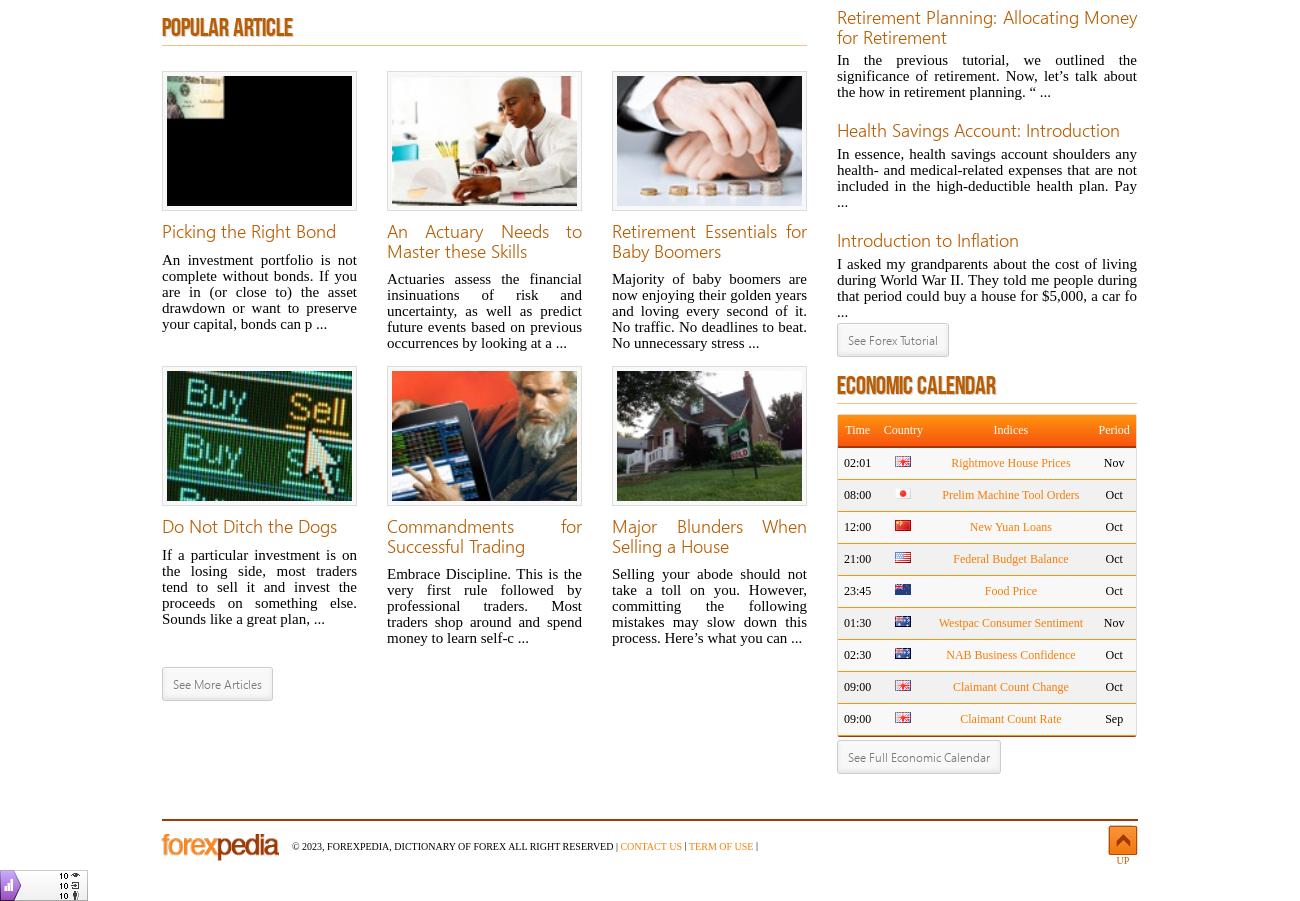  What do you see at coordinates (709, 605) in the screenshot?
I see `'Selling your abode should not take a toll on you. However, committing the following mistakes may slow down this process. Here’s what you can  ...'` at bounding box center [709, 605].